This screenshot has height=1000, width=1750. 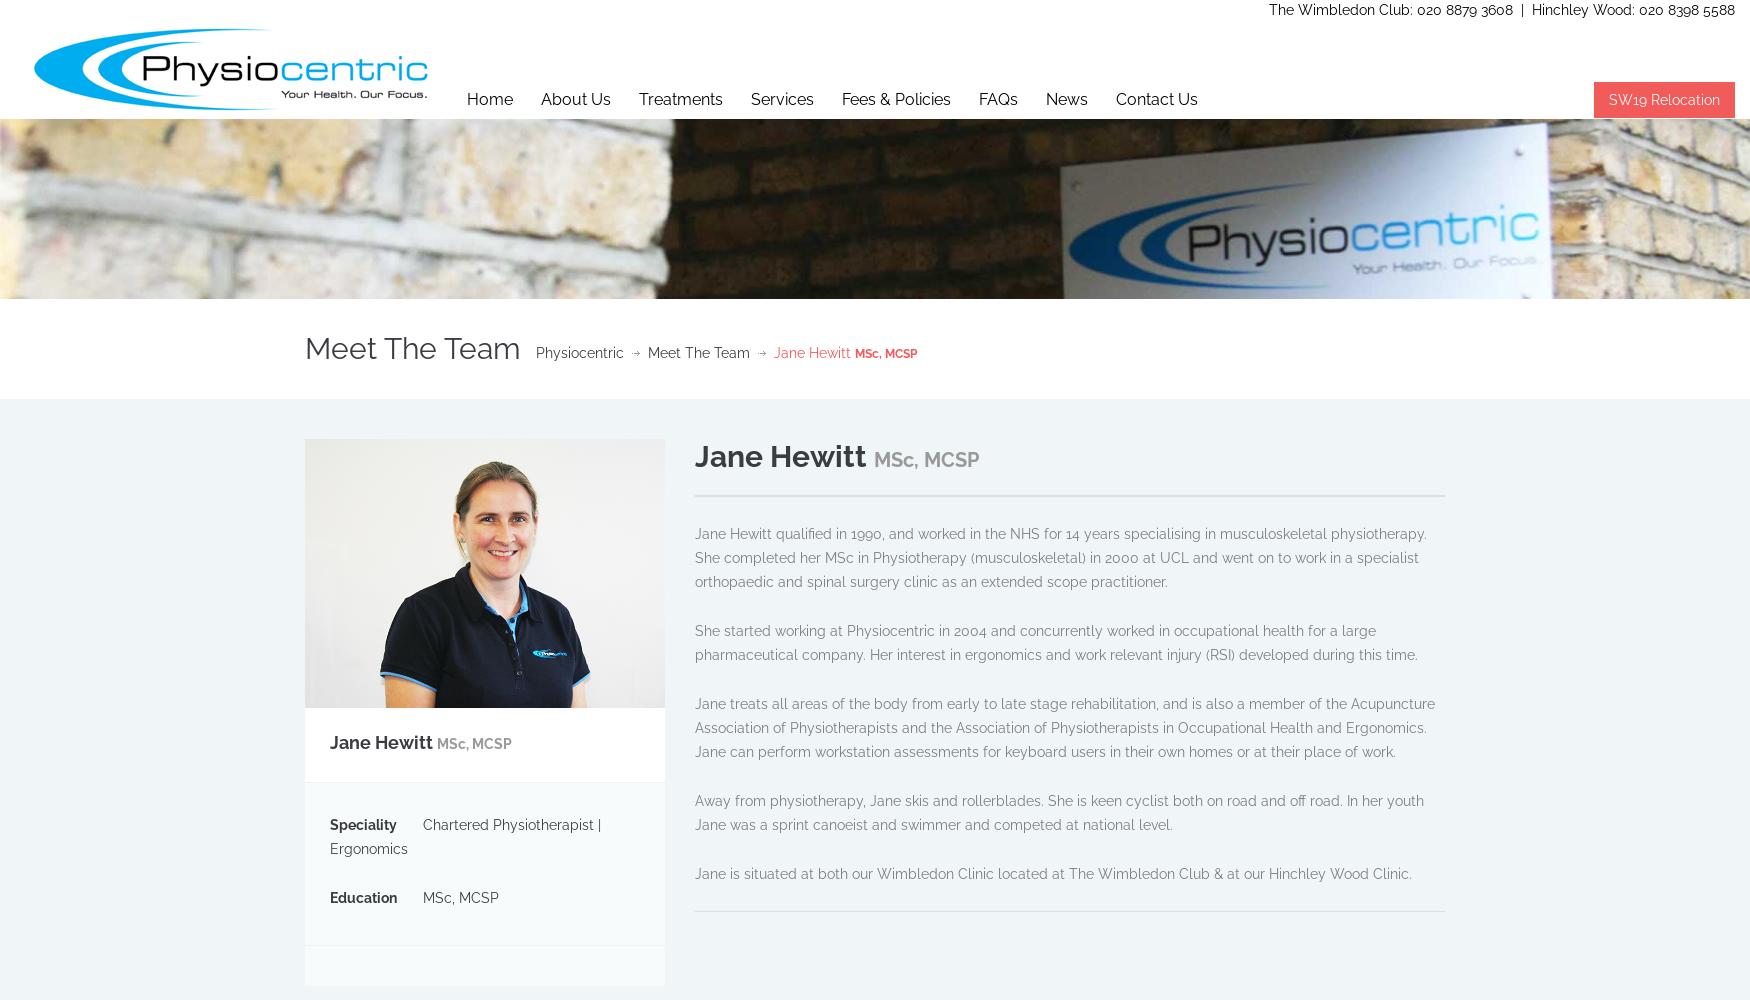 I want to click on 'Chartered Physiotherapist | Ergonomics', so click(x=465, y=836).